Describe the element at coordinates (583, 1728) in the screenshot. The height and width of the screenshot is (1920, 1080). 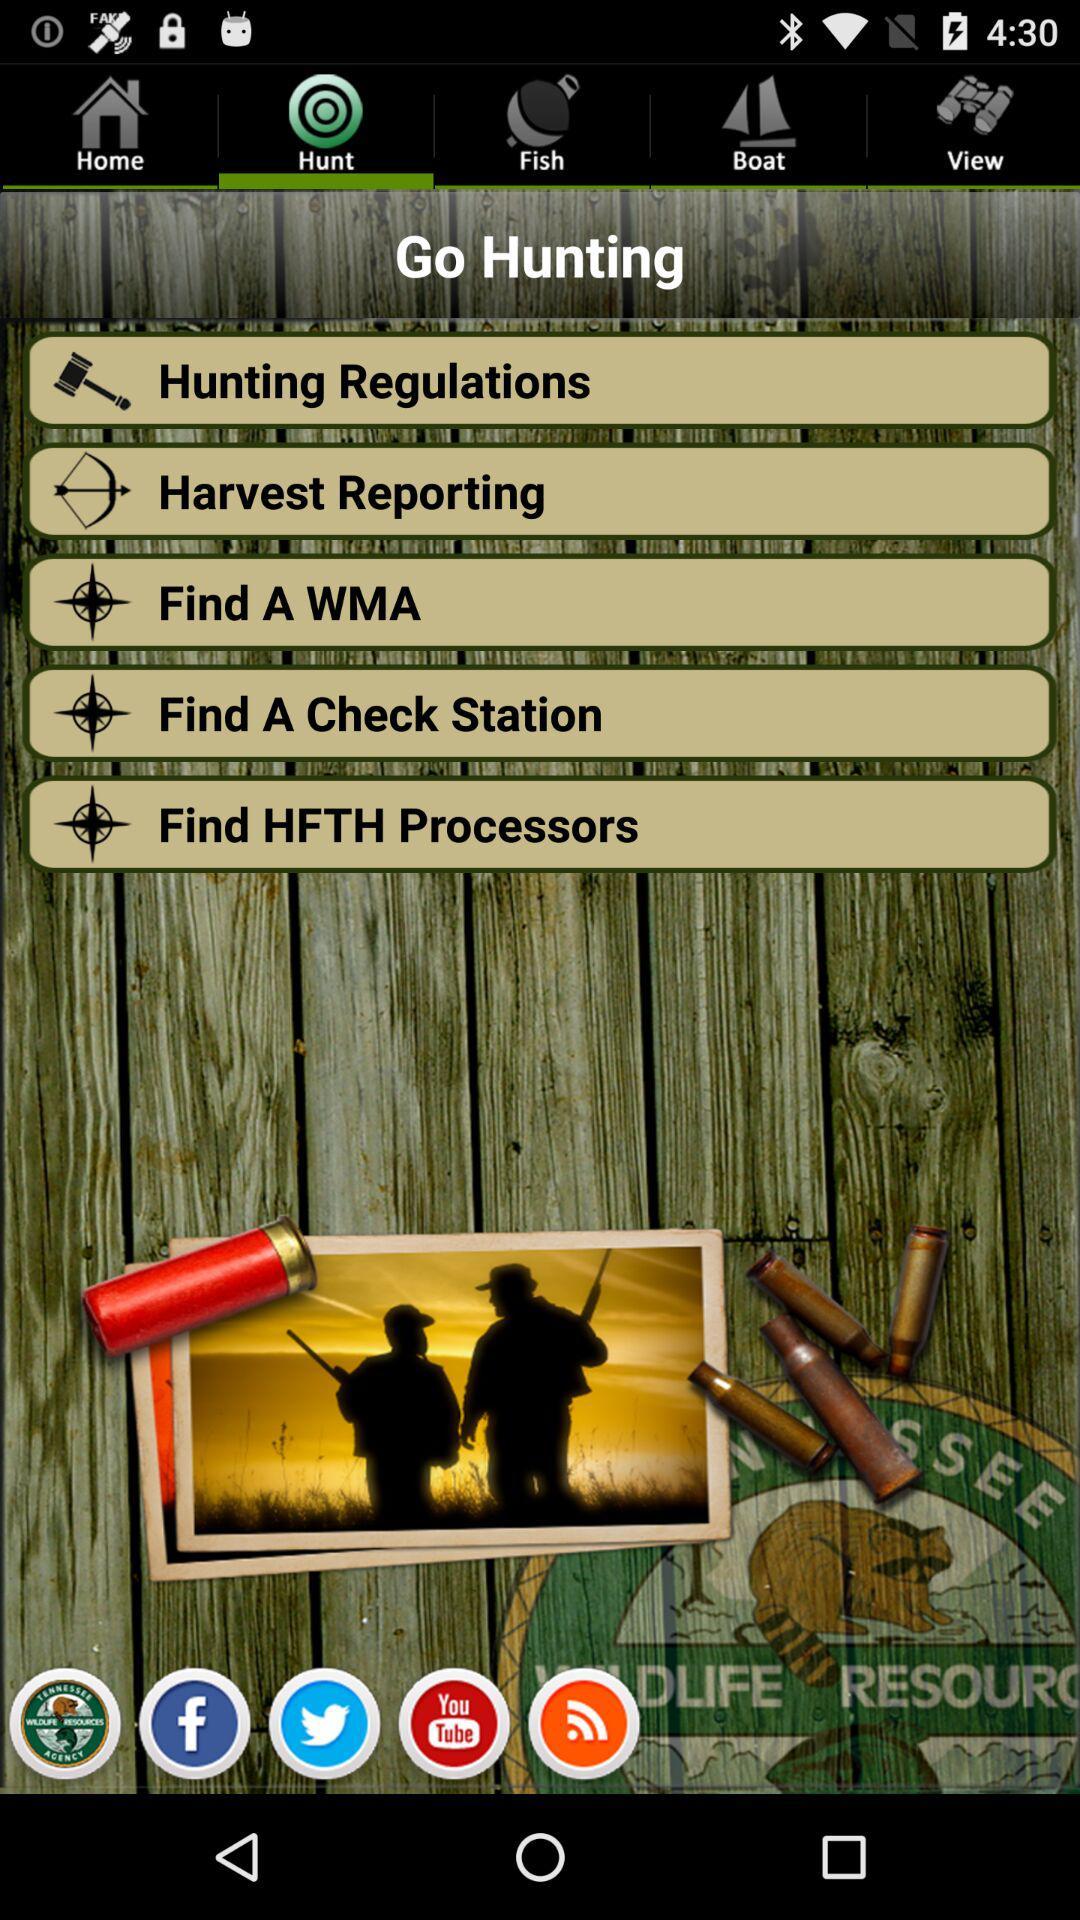
I see `share on rss` at that location.